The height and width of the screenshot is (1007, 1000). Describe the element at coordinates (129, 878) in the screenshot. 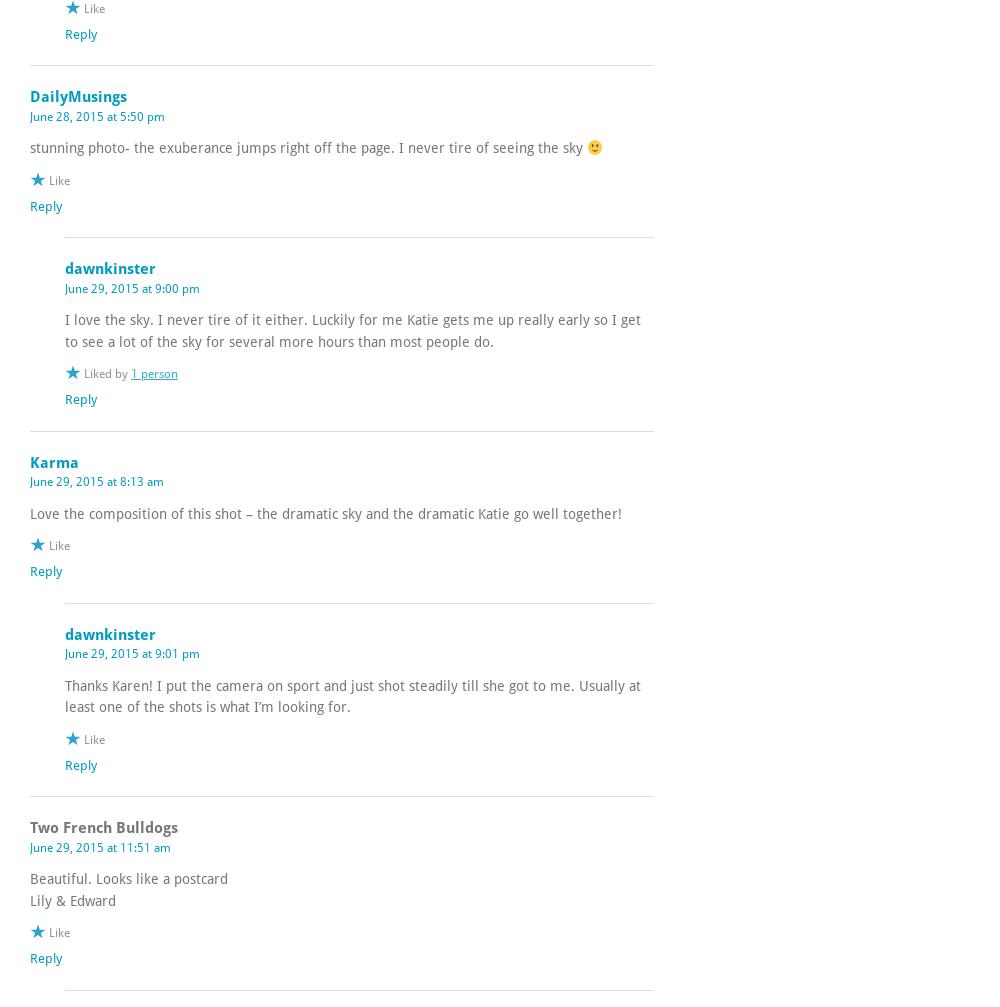

I see `'Beautiful. Looks like a postcard'` at that location.